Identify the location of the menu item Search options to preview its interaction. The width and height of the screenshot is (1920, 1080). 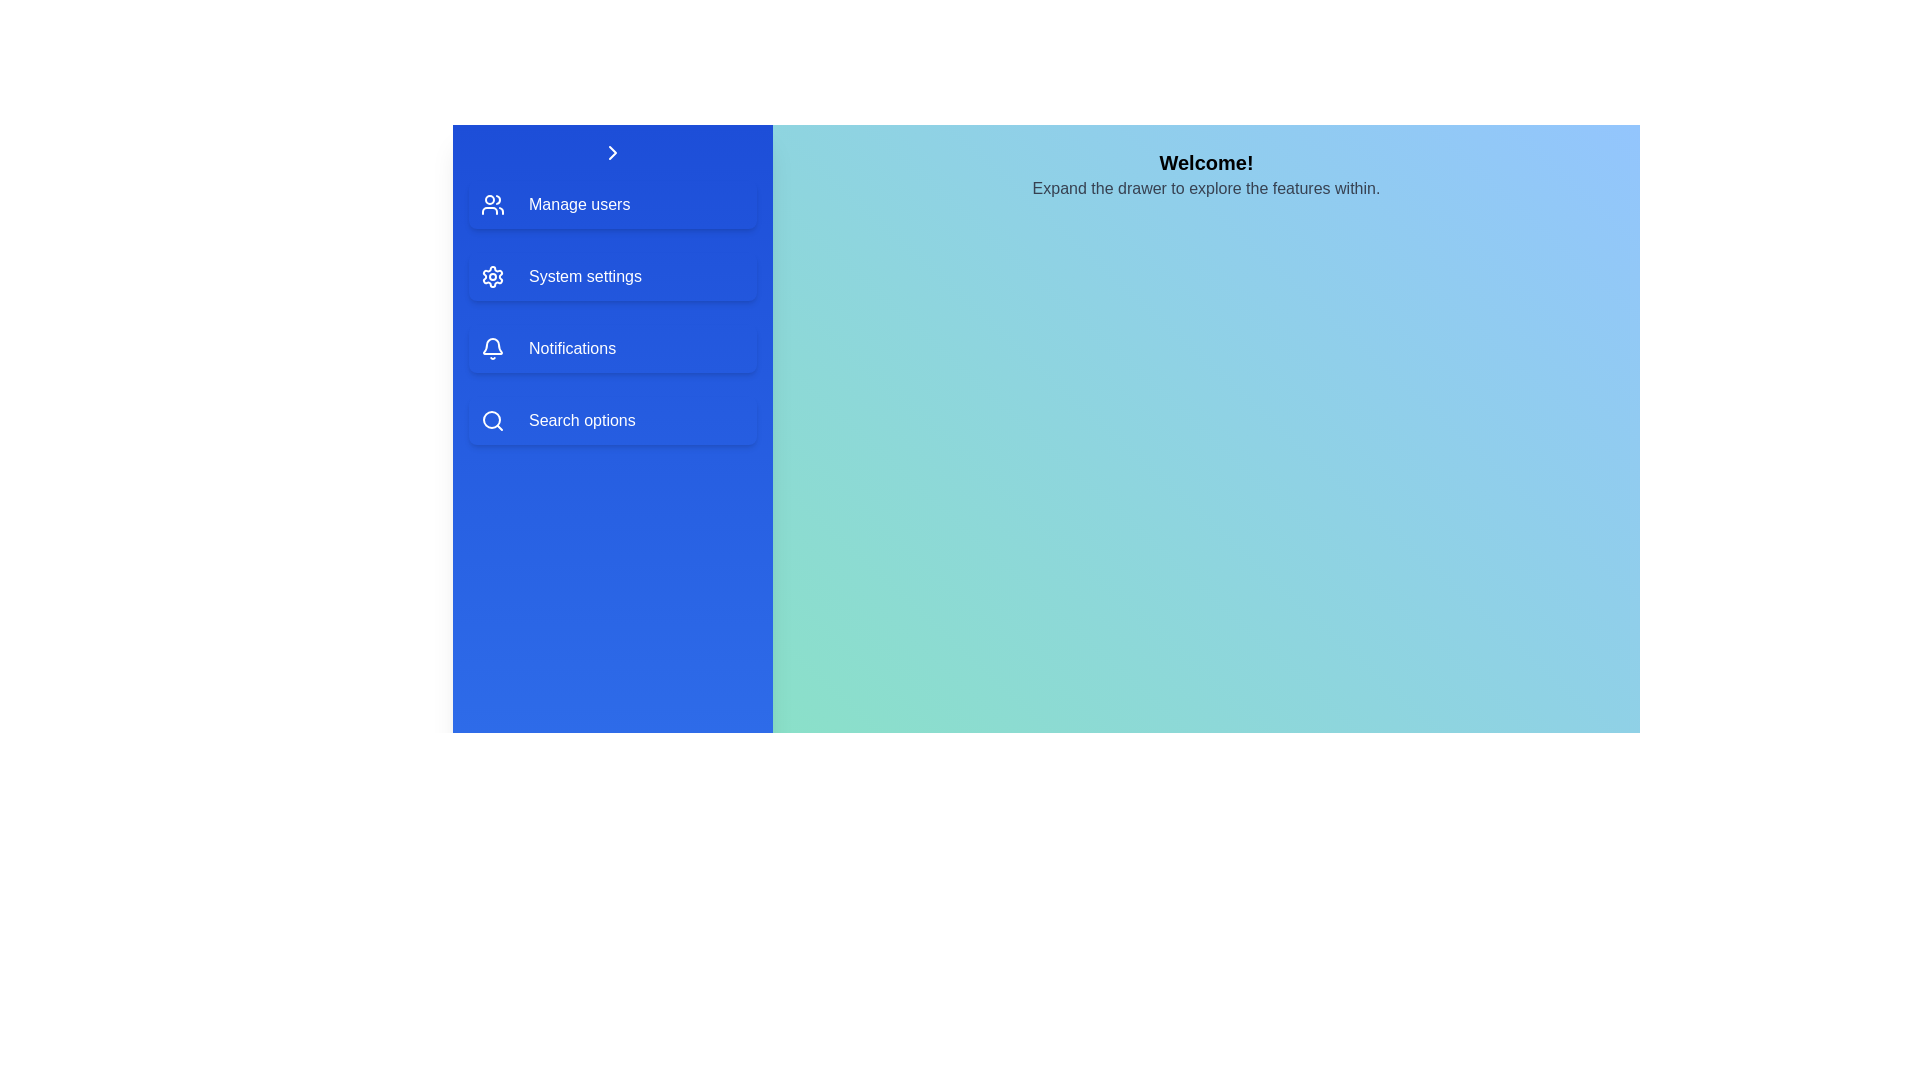
(612, 419).